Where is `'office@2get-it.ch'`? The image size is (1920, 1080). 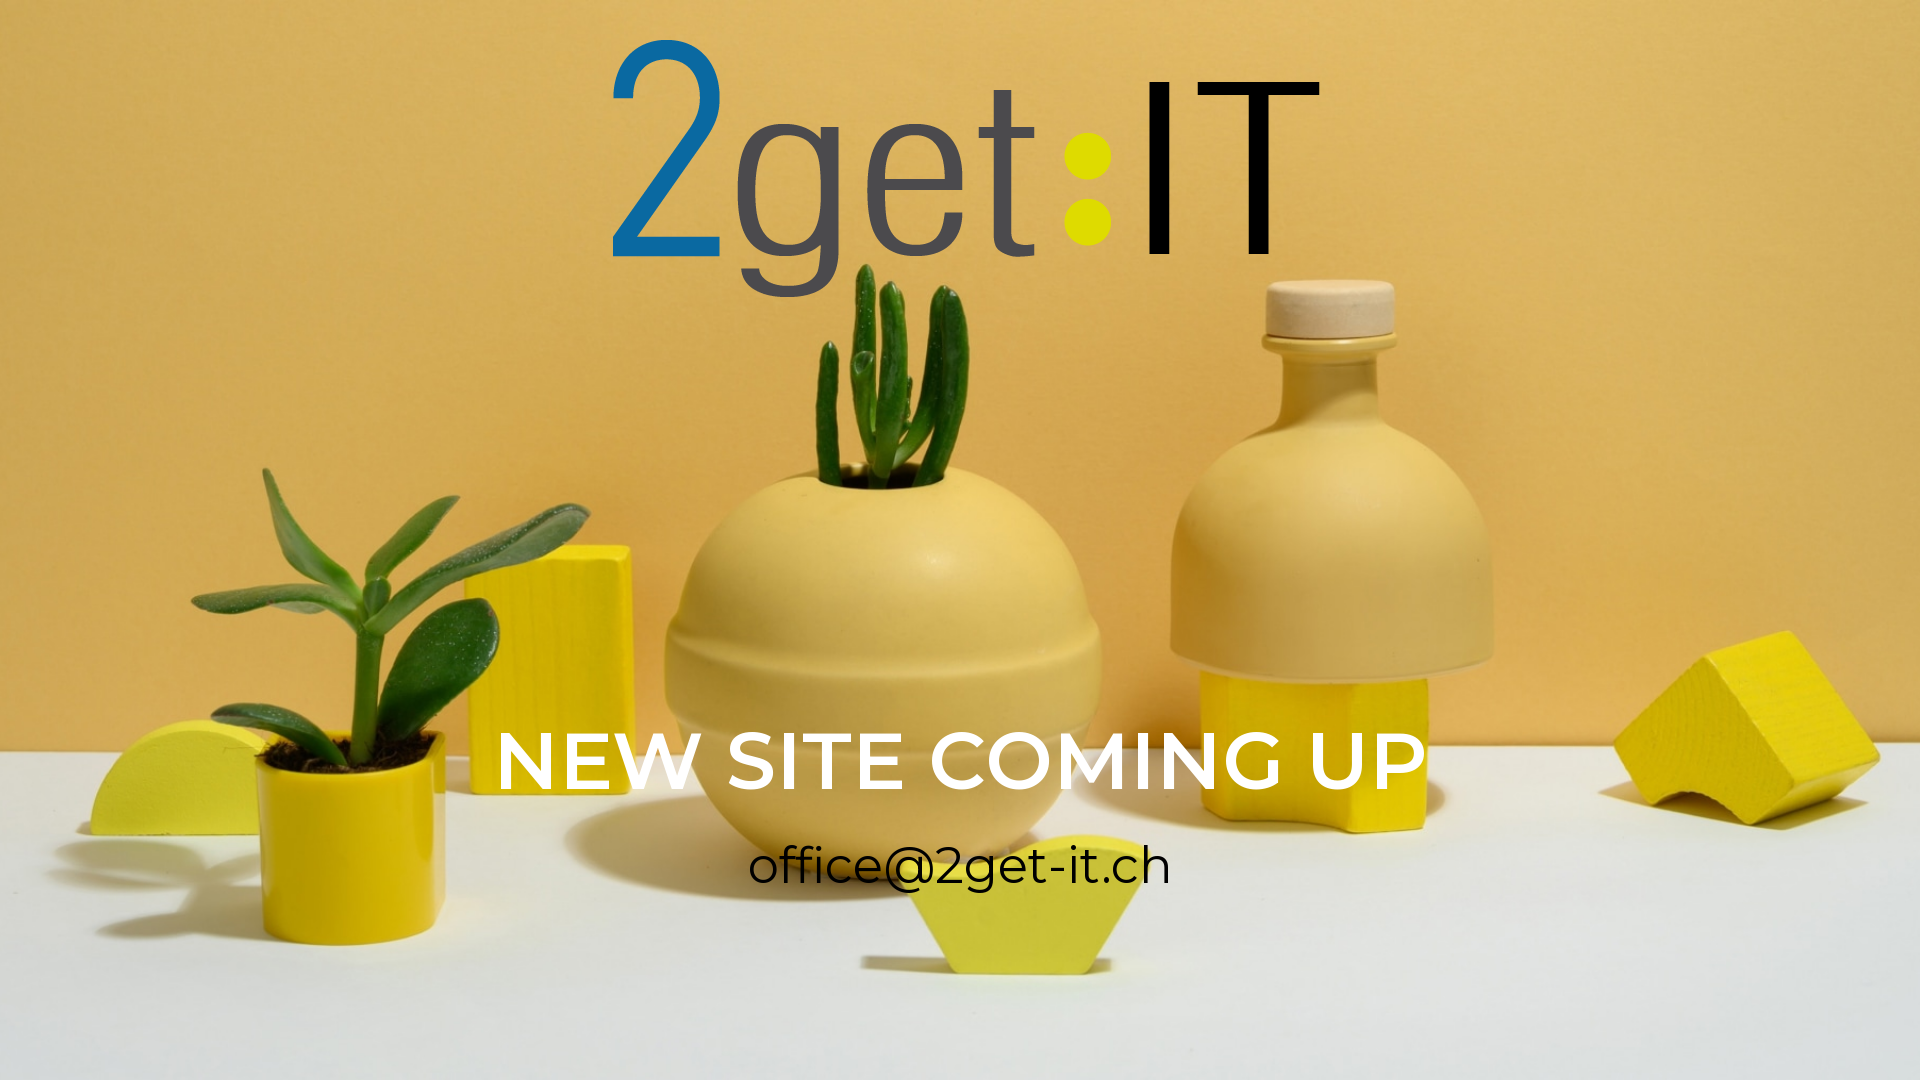 'office@2get-it.ch' is located at coordinates (960, 864).